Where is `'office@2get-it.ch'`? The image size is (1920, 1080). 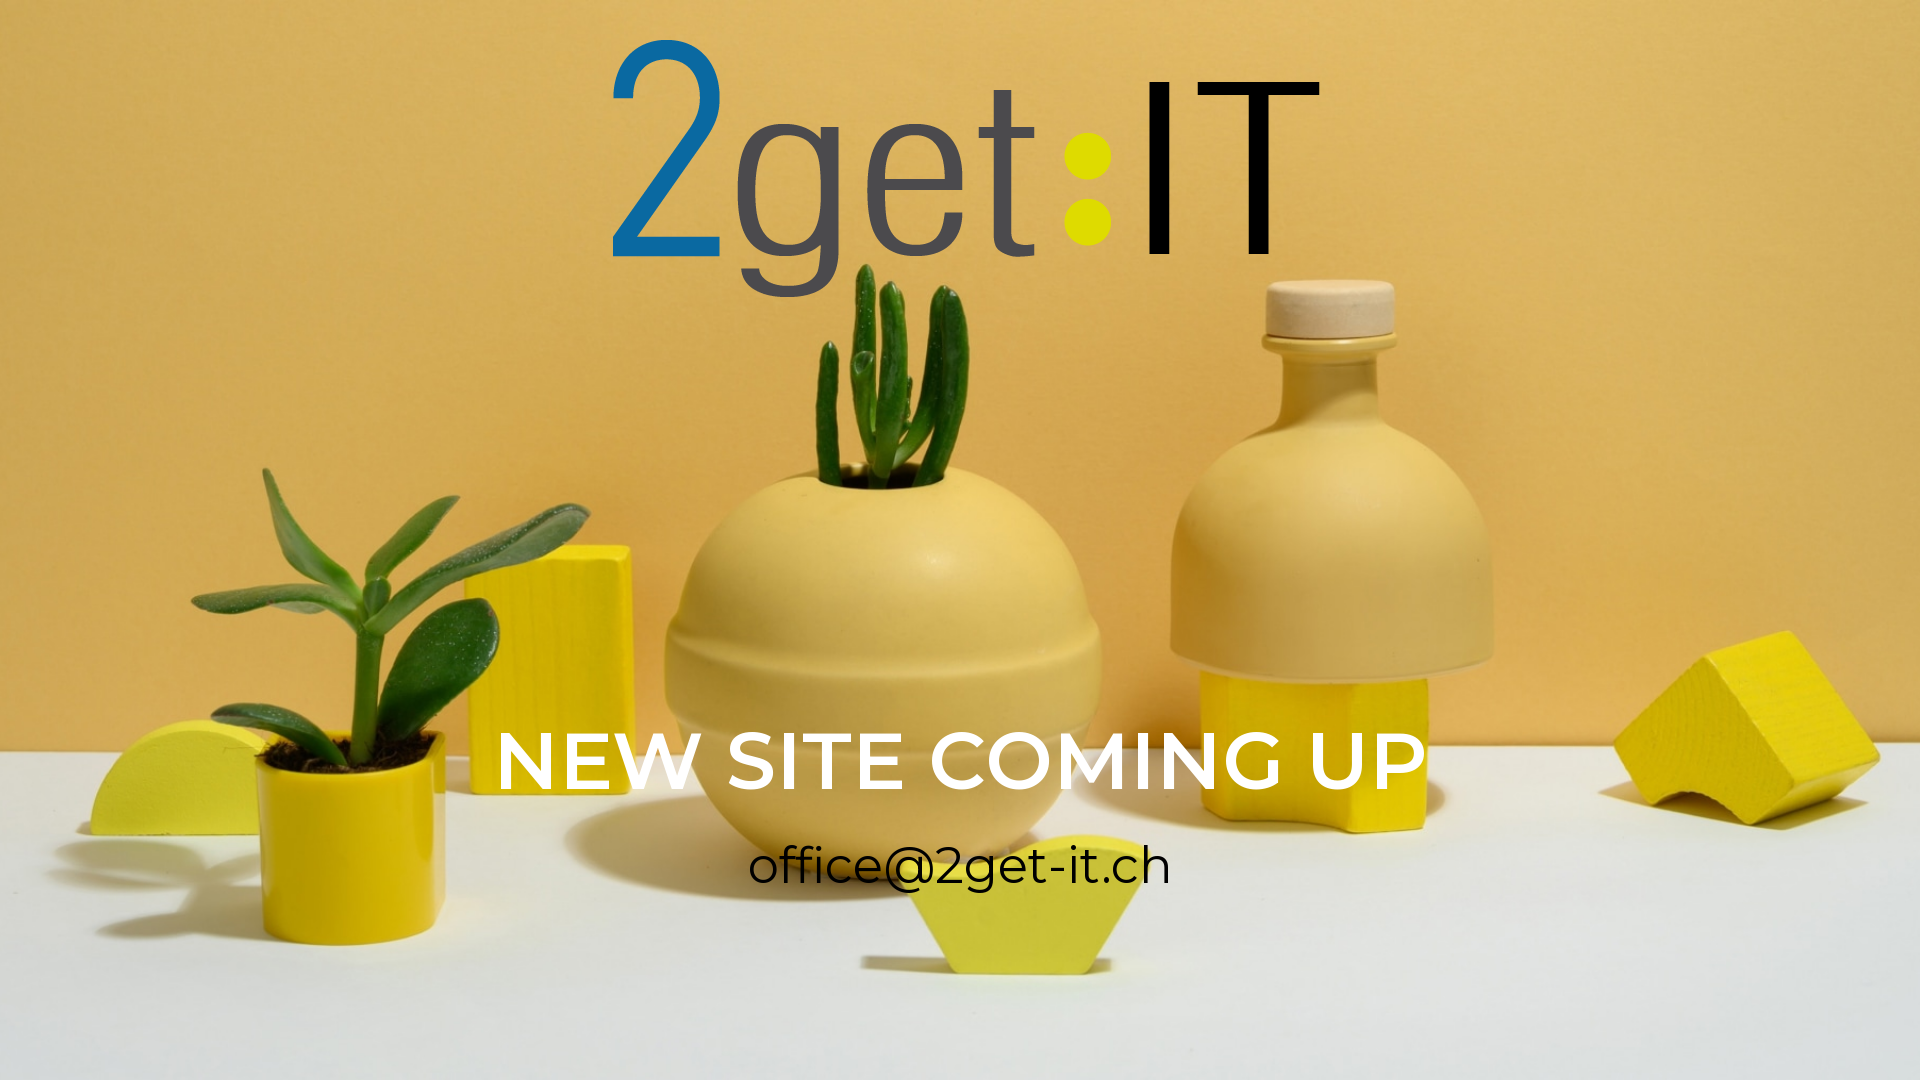 'office@2get-it.ch' is located at coordinates (960, 864).